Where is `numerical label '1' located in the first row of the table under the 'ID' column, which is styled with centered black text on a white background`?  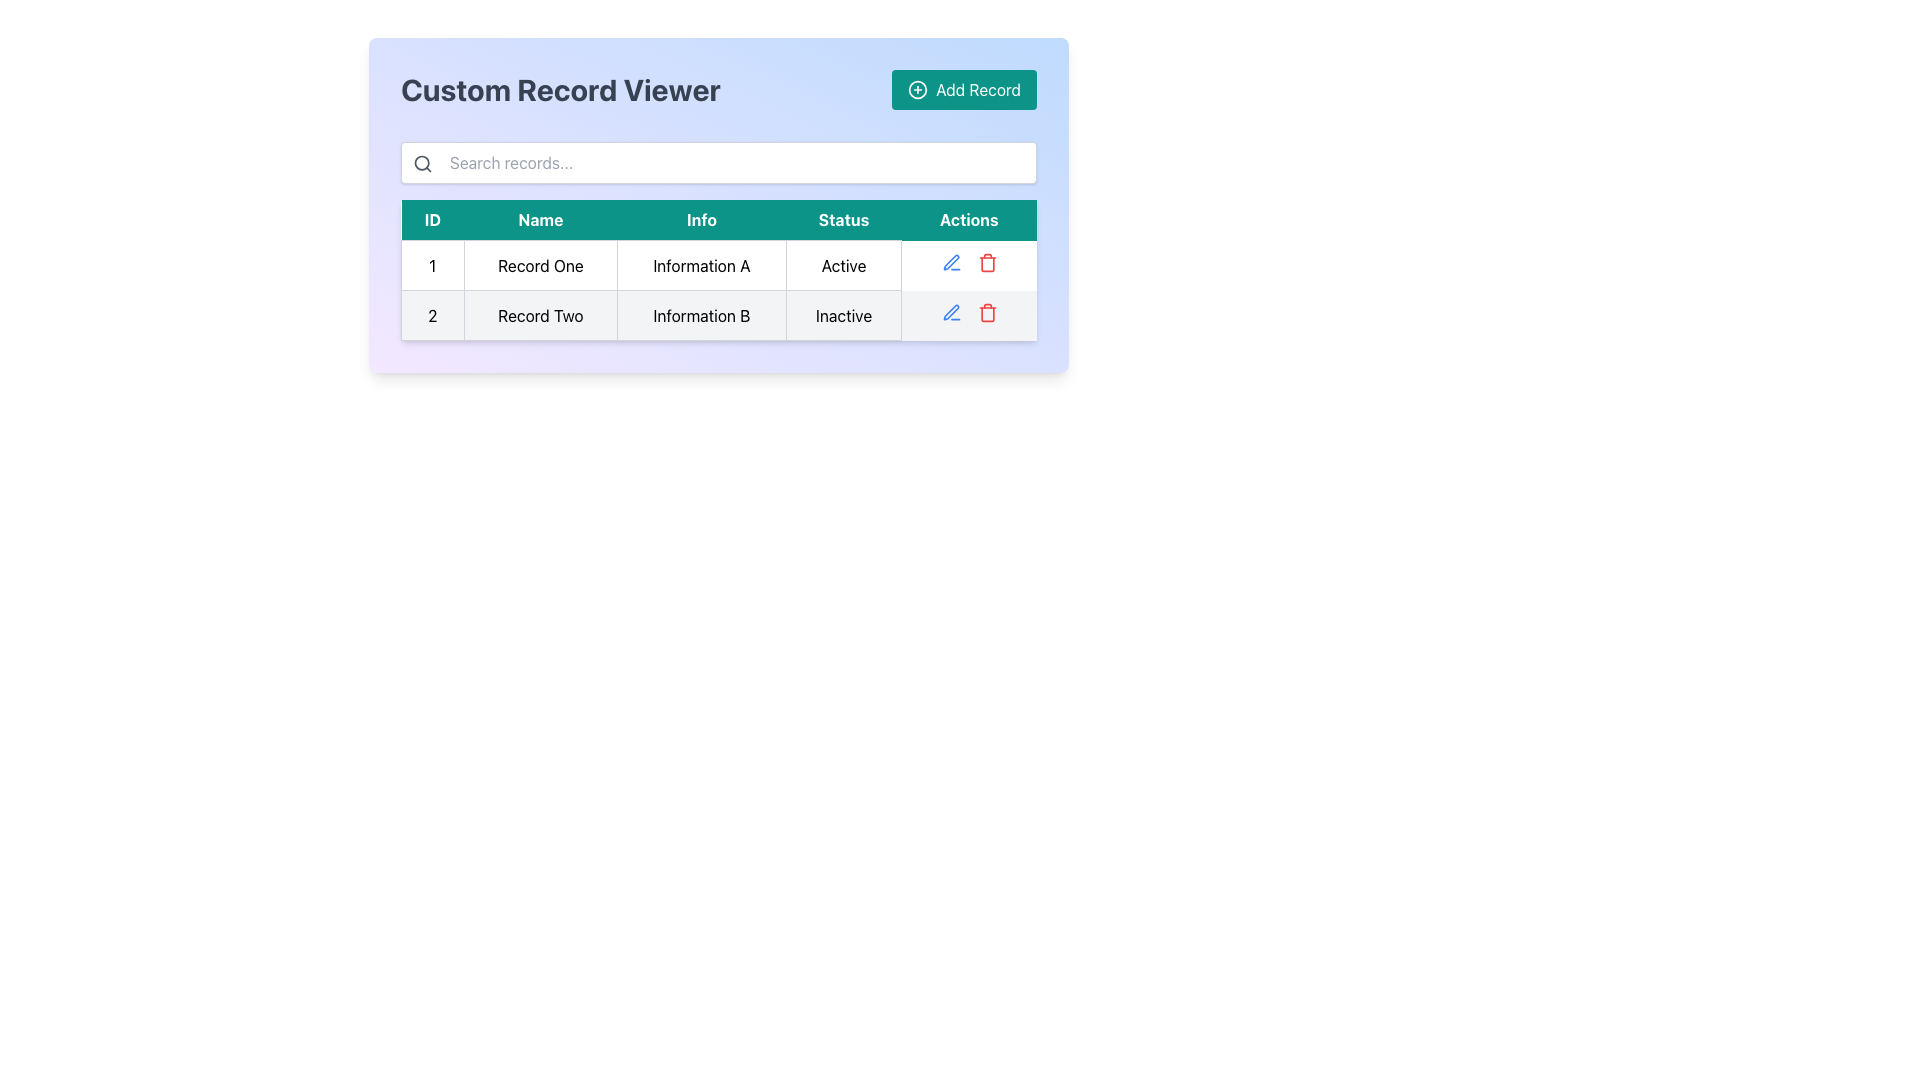 numerical label '1' located in the first row of the table under the 'ID' column, which is styled with centered black text on a white background is located at coordinates (431, 264).